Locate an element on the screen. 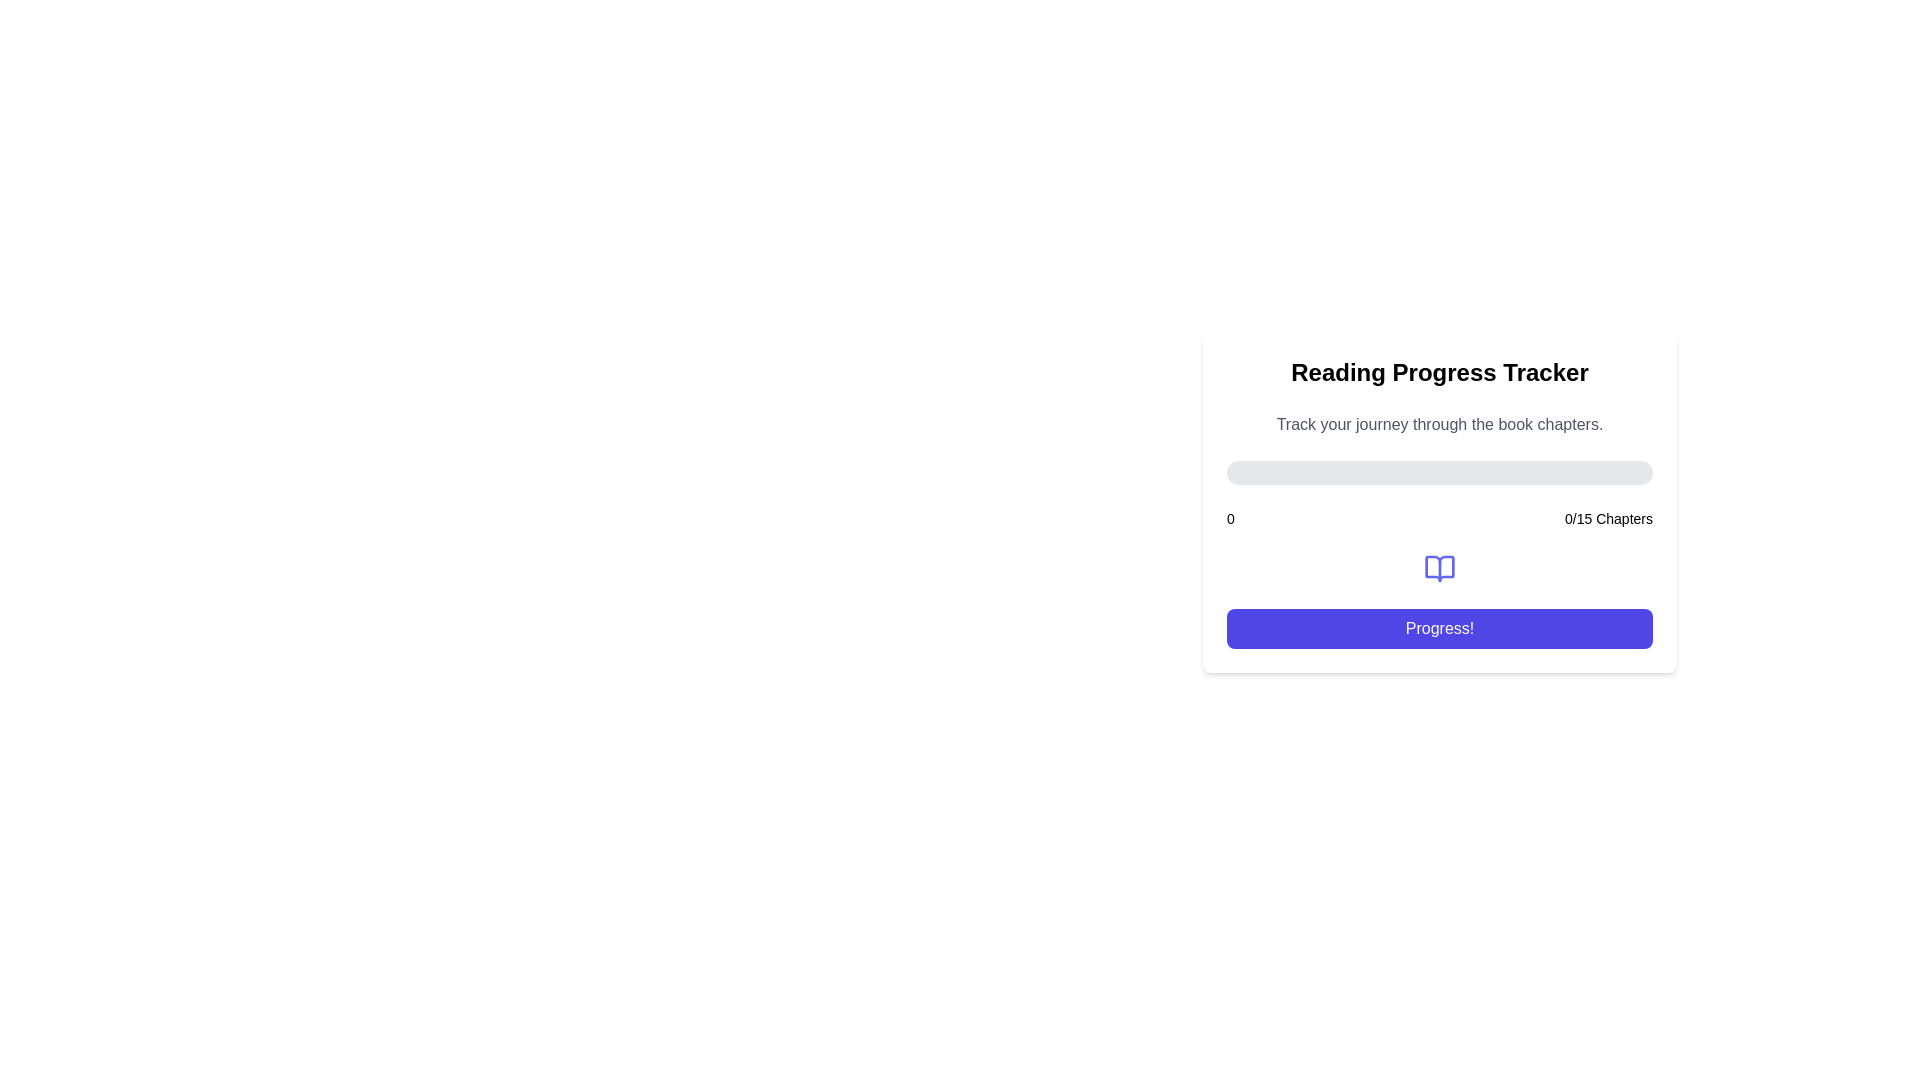 The height and width of the screenshot is (1080, 1920). the progress Text Label displaying '0 out of 15' located at the bottom right of the card interface is located at coordinates (1608, 518).